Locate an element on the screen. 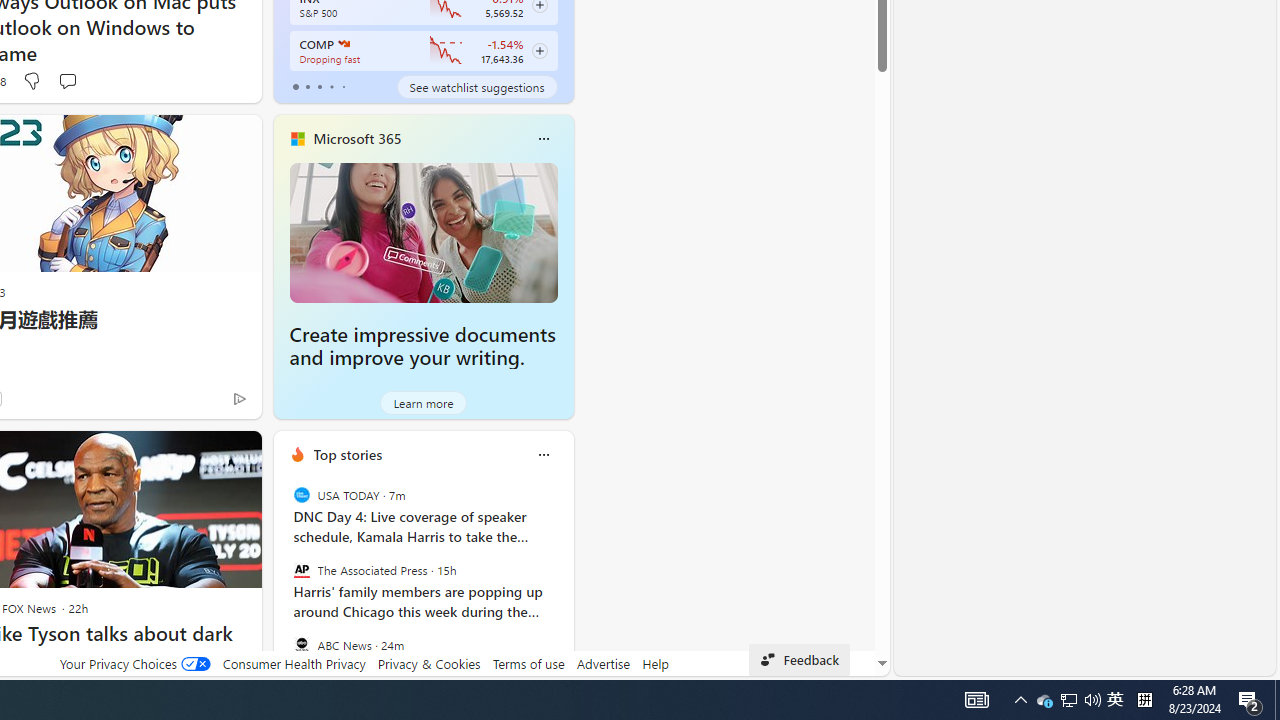  'ABC News' is located at coordinates (300, 644).